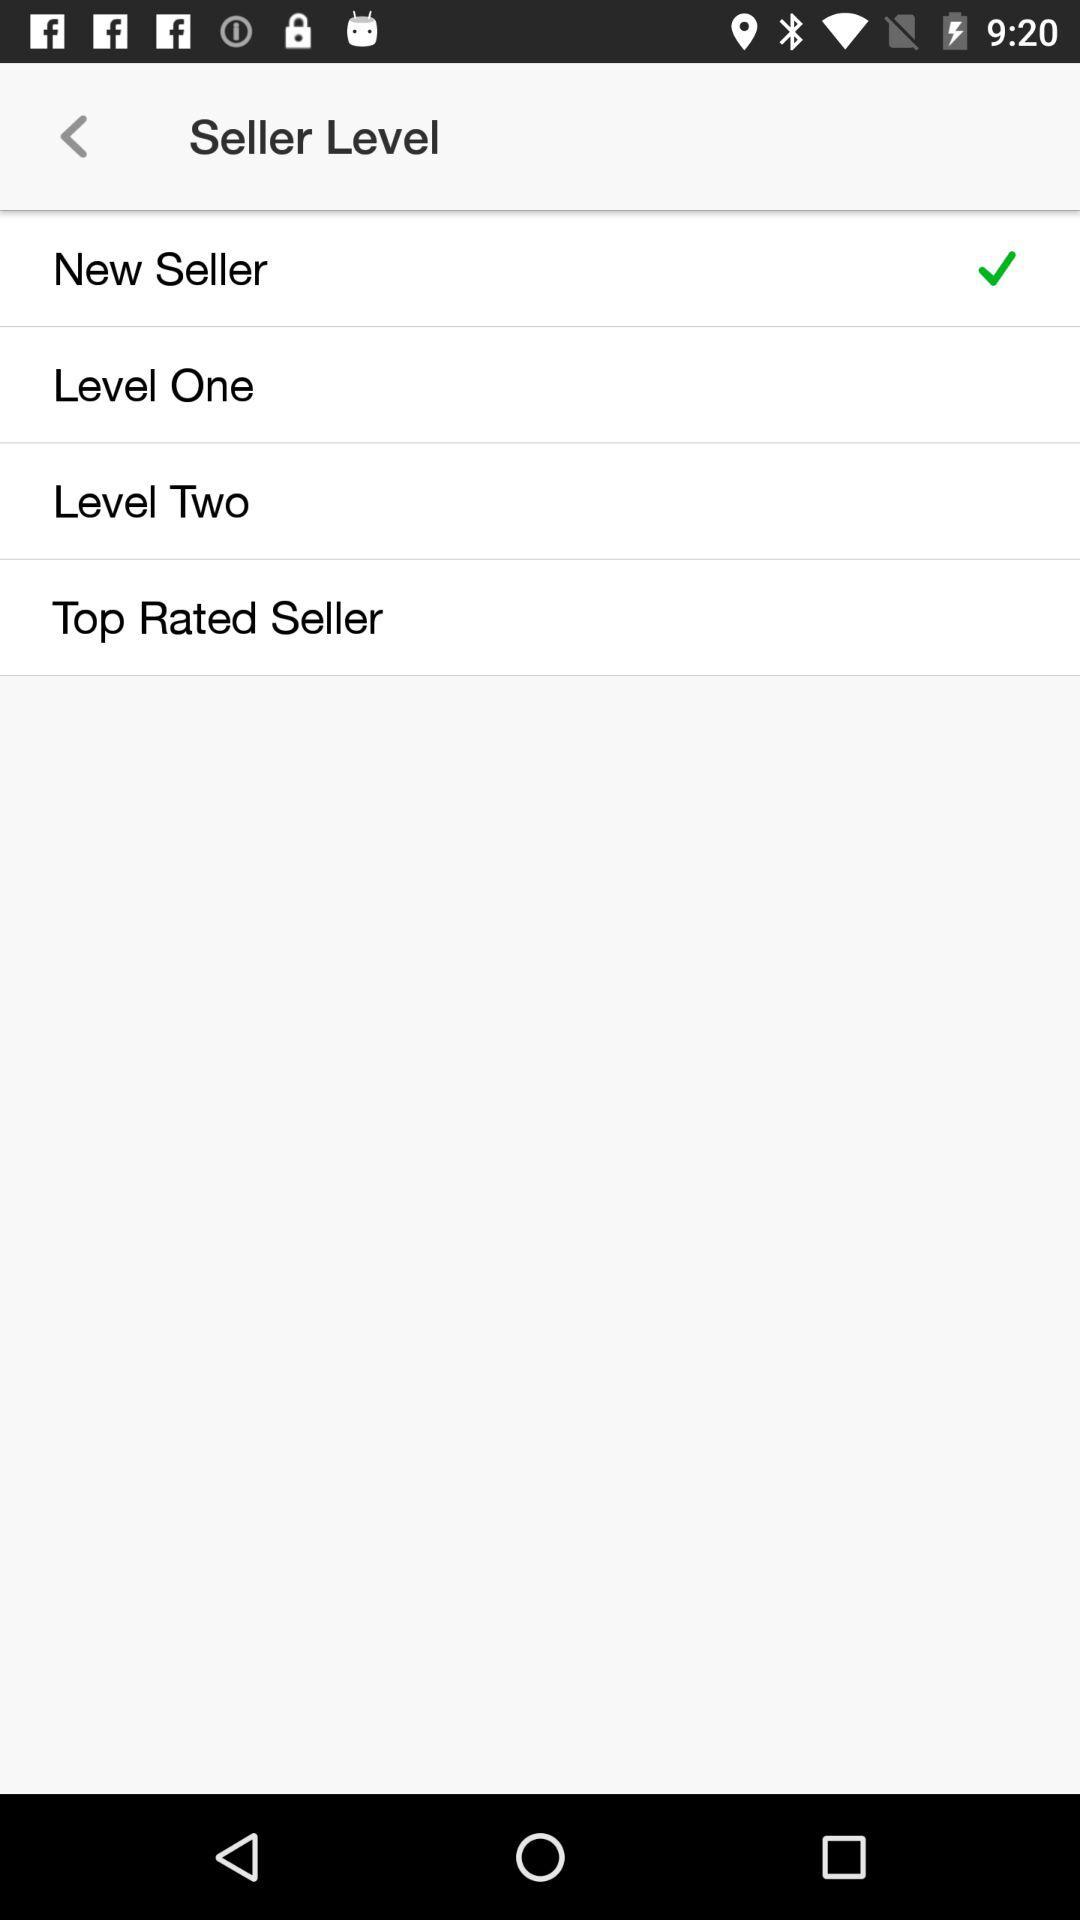  I want to click on icon below level two icon, so click(472, 616).